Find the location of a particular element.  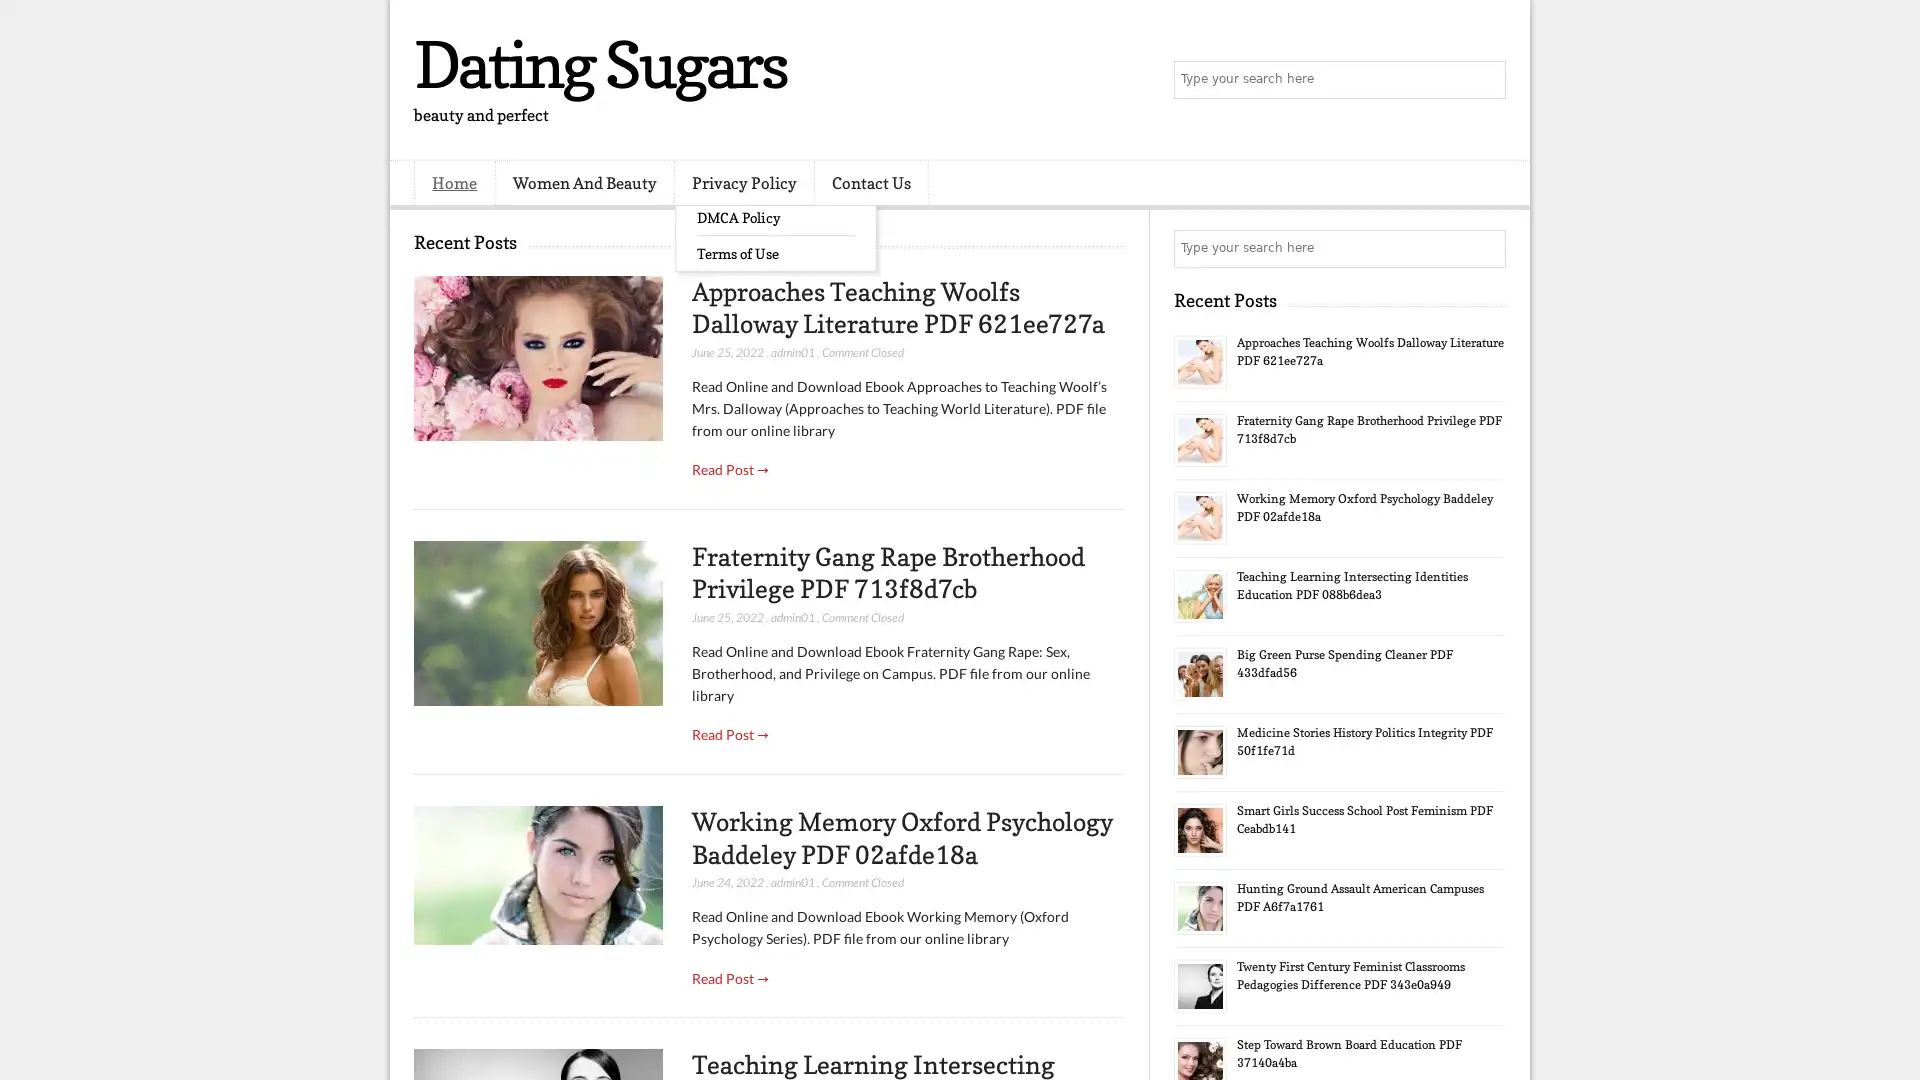

Search is located at coordinates (1485, 80).